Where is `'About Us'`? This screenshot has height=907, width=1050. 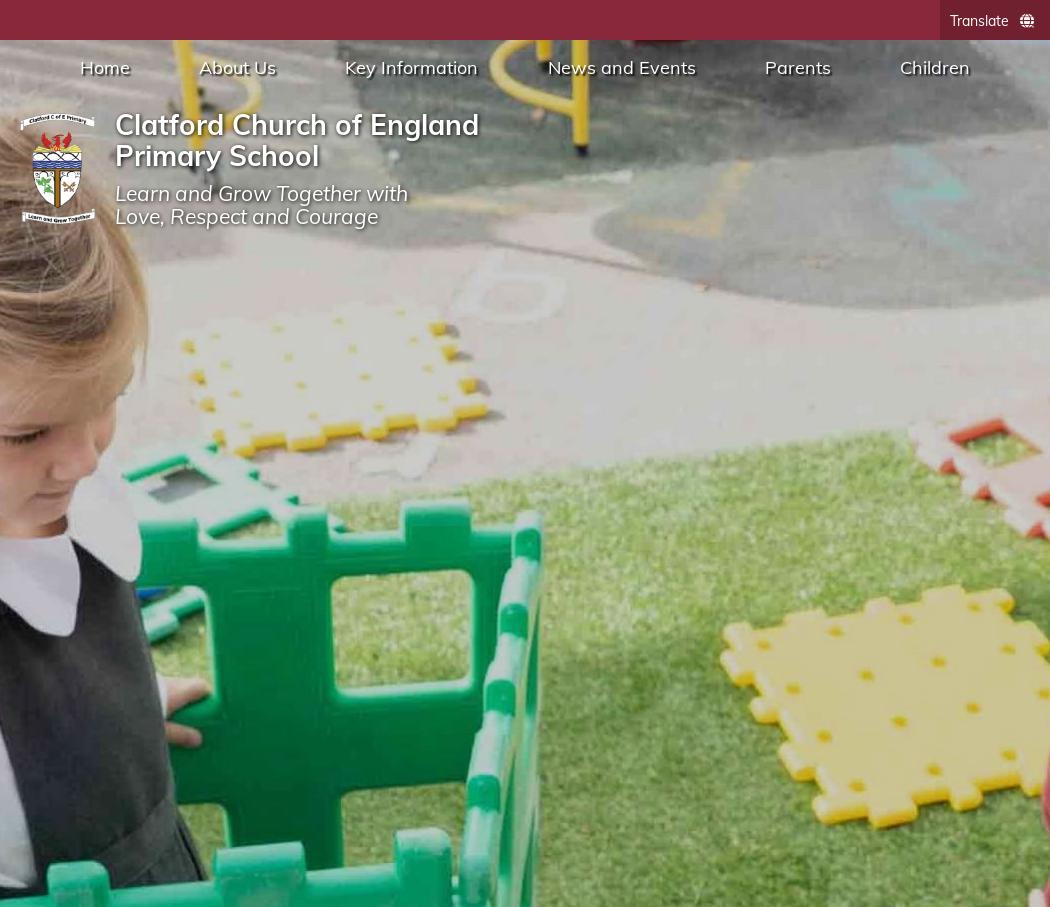 'About Us' is located at coordinates (236, 67).